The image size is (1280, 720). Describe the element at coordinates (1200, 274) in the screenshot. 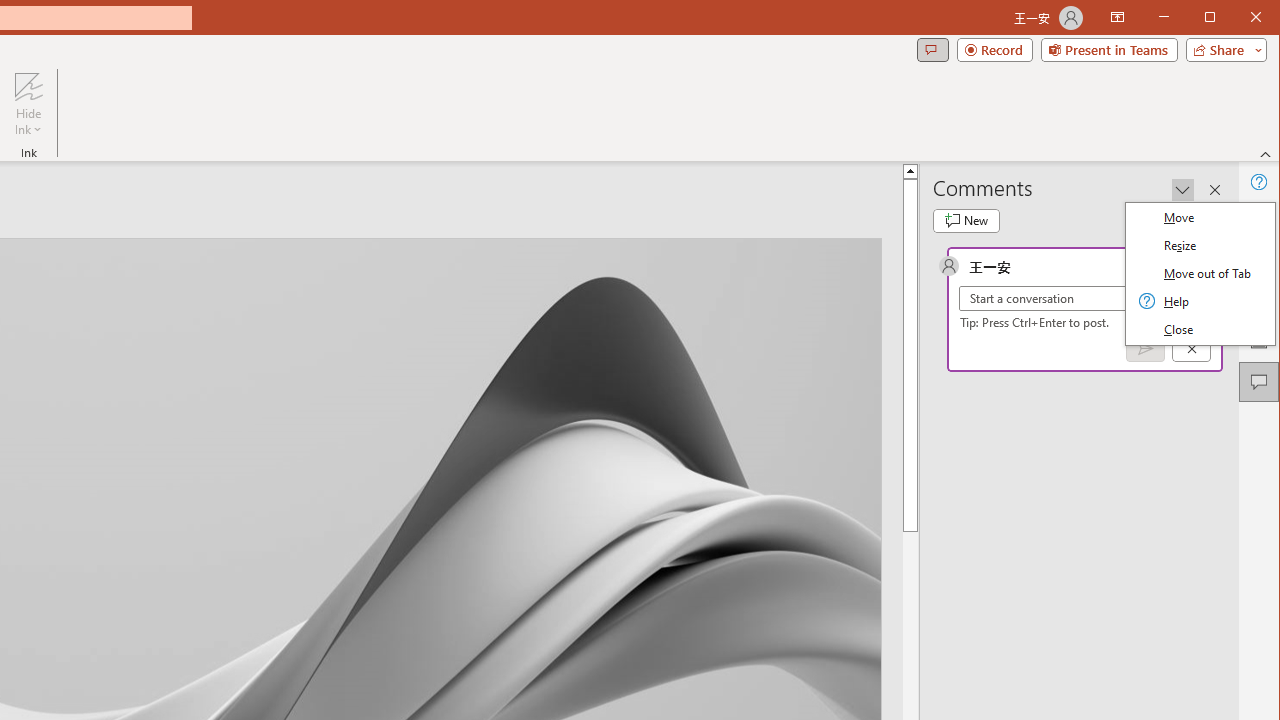

I see `'Class: Net UI Tool Window'` at that location.